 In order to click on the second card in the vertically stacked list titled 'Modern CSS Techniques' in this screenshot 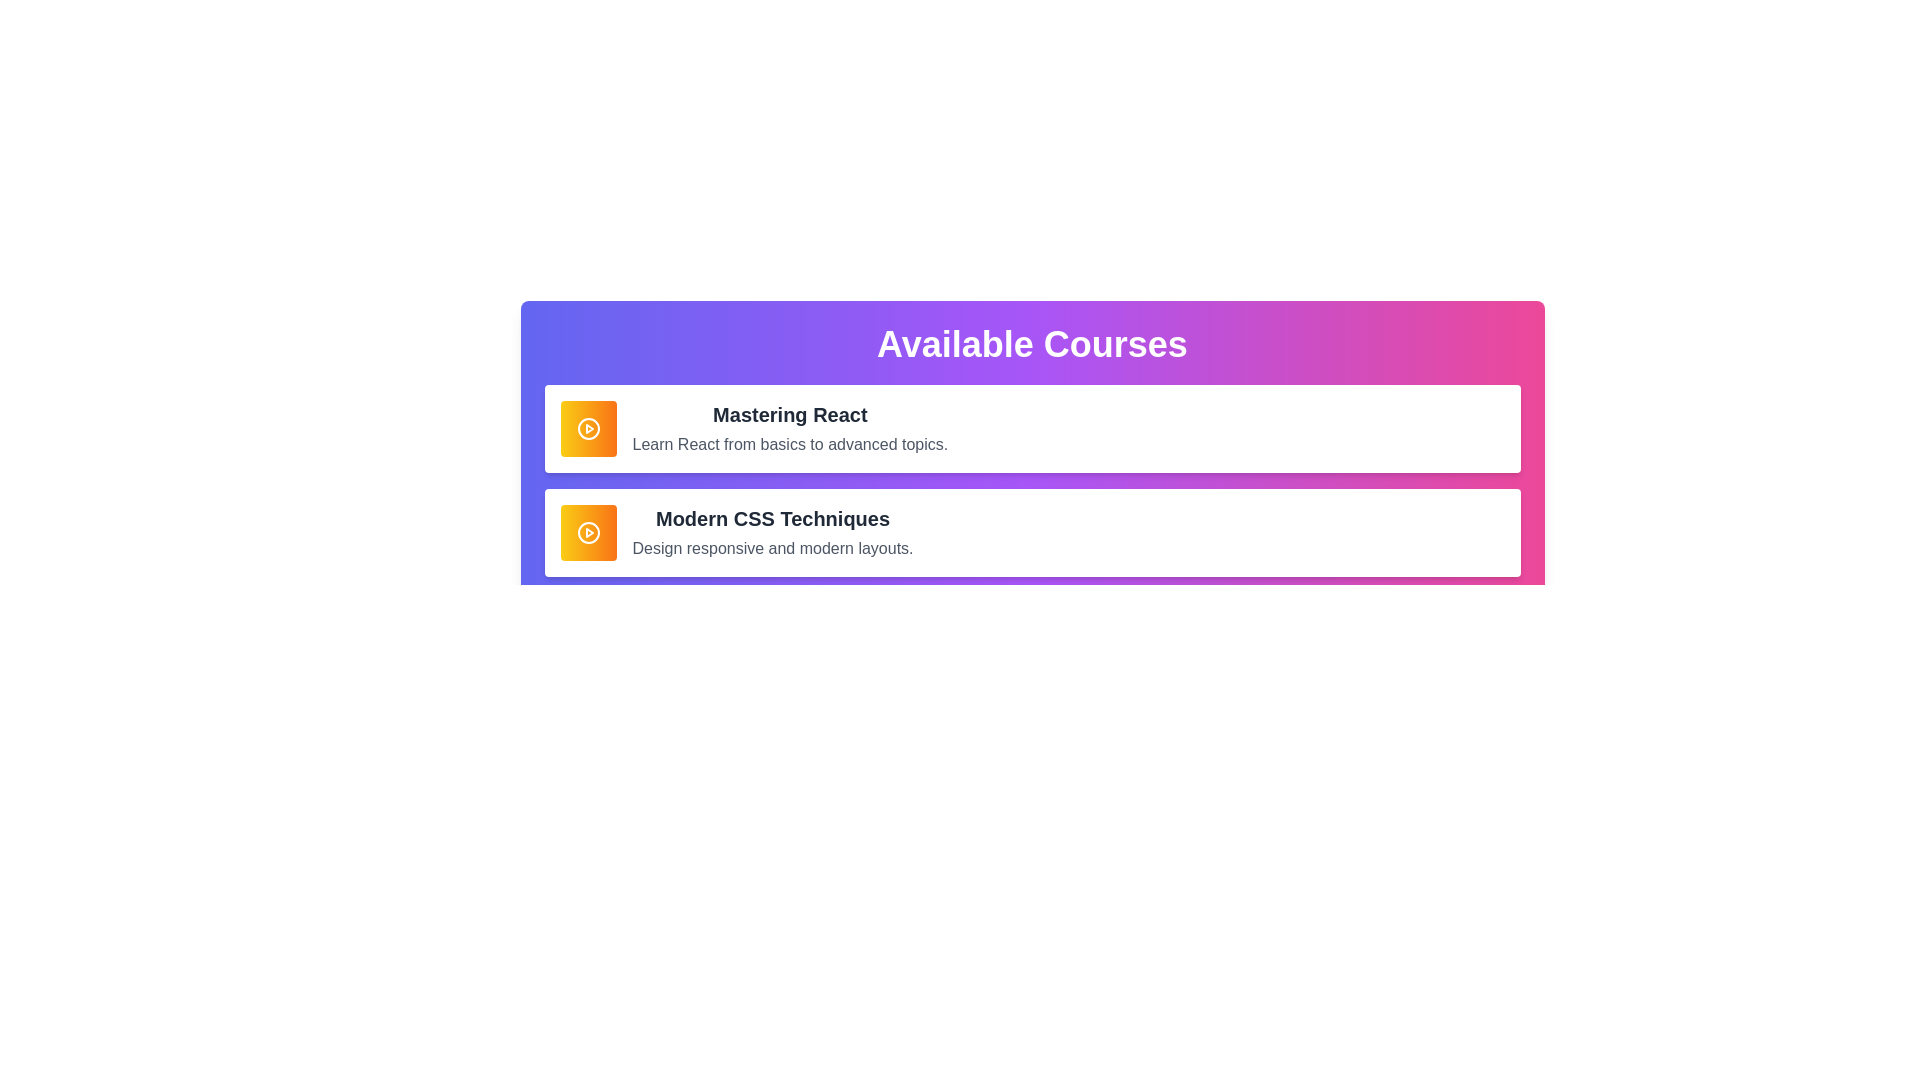, I will do `click(1032, 531)`.